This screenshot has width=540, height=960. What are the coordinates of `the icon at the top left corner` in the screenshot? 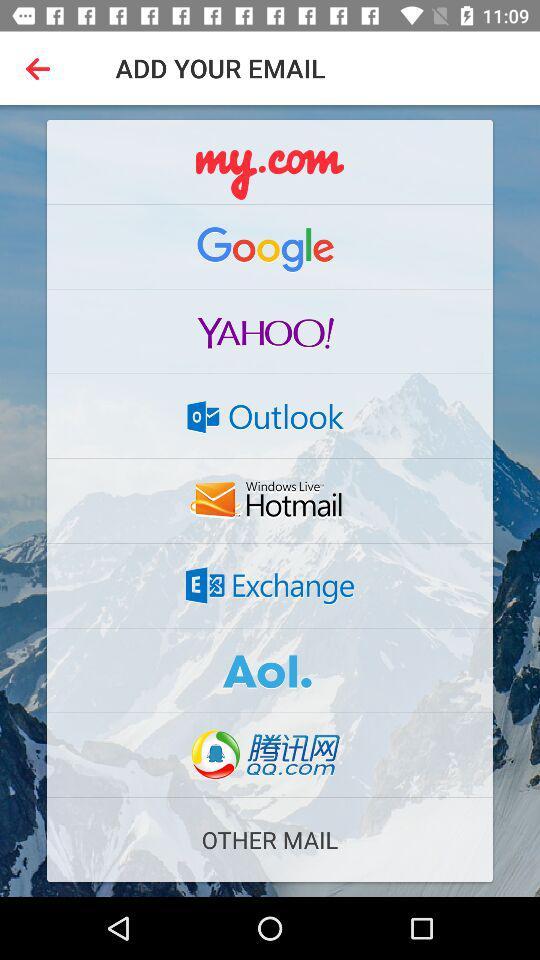 It's located at (42, 68).